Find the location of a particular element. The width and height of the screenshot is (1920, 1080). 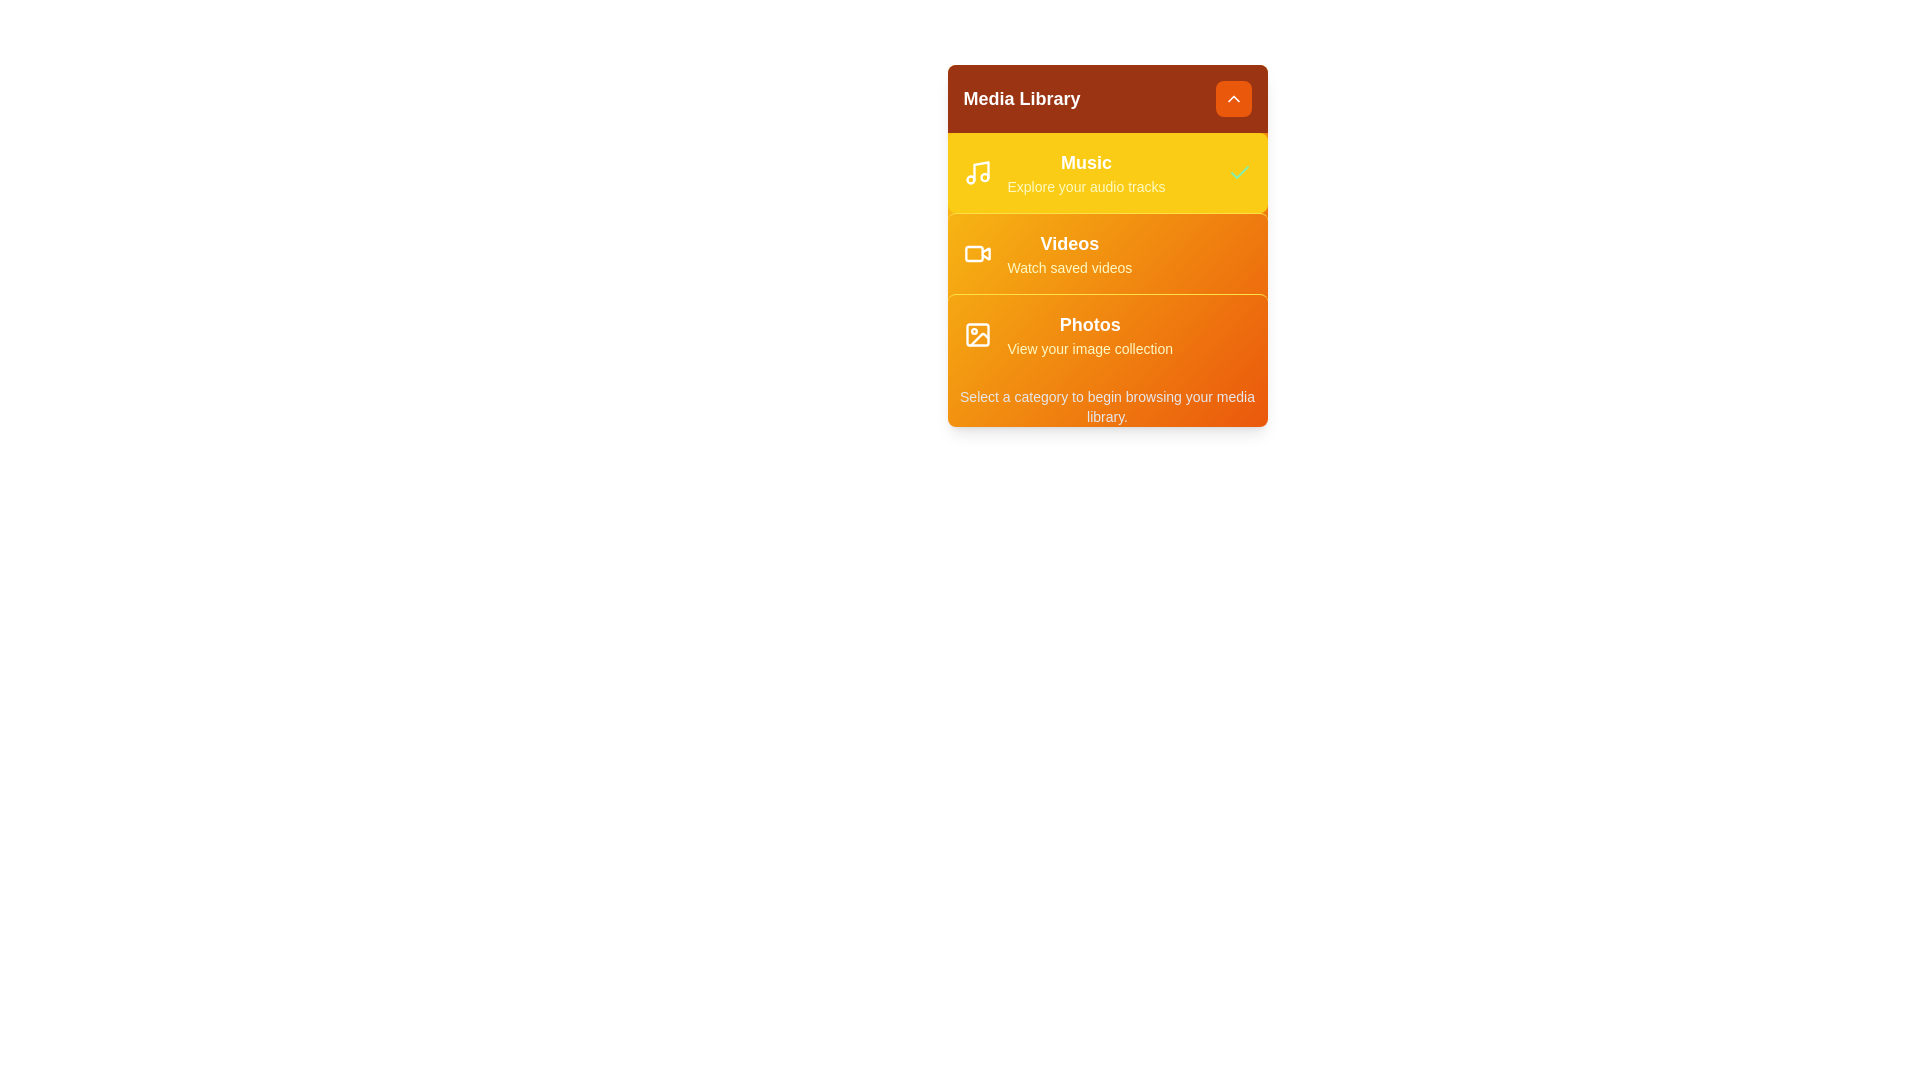

the 'Videos' category to select it is located at coordinates (1106, 252).